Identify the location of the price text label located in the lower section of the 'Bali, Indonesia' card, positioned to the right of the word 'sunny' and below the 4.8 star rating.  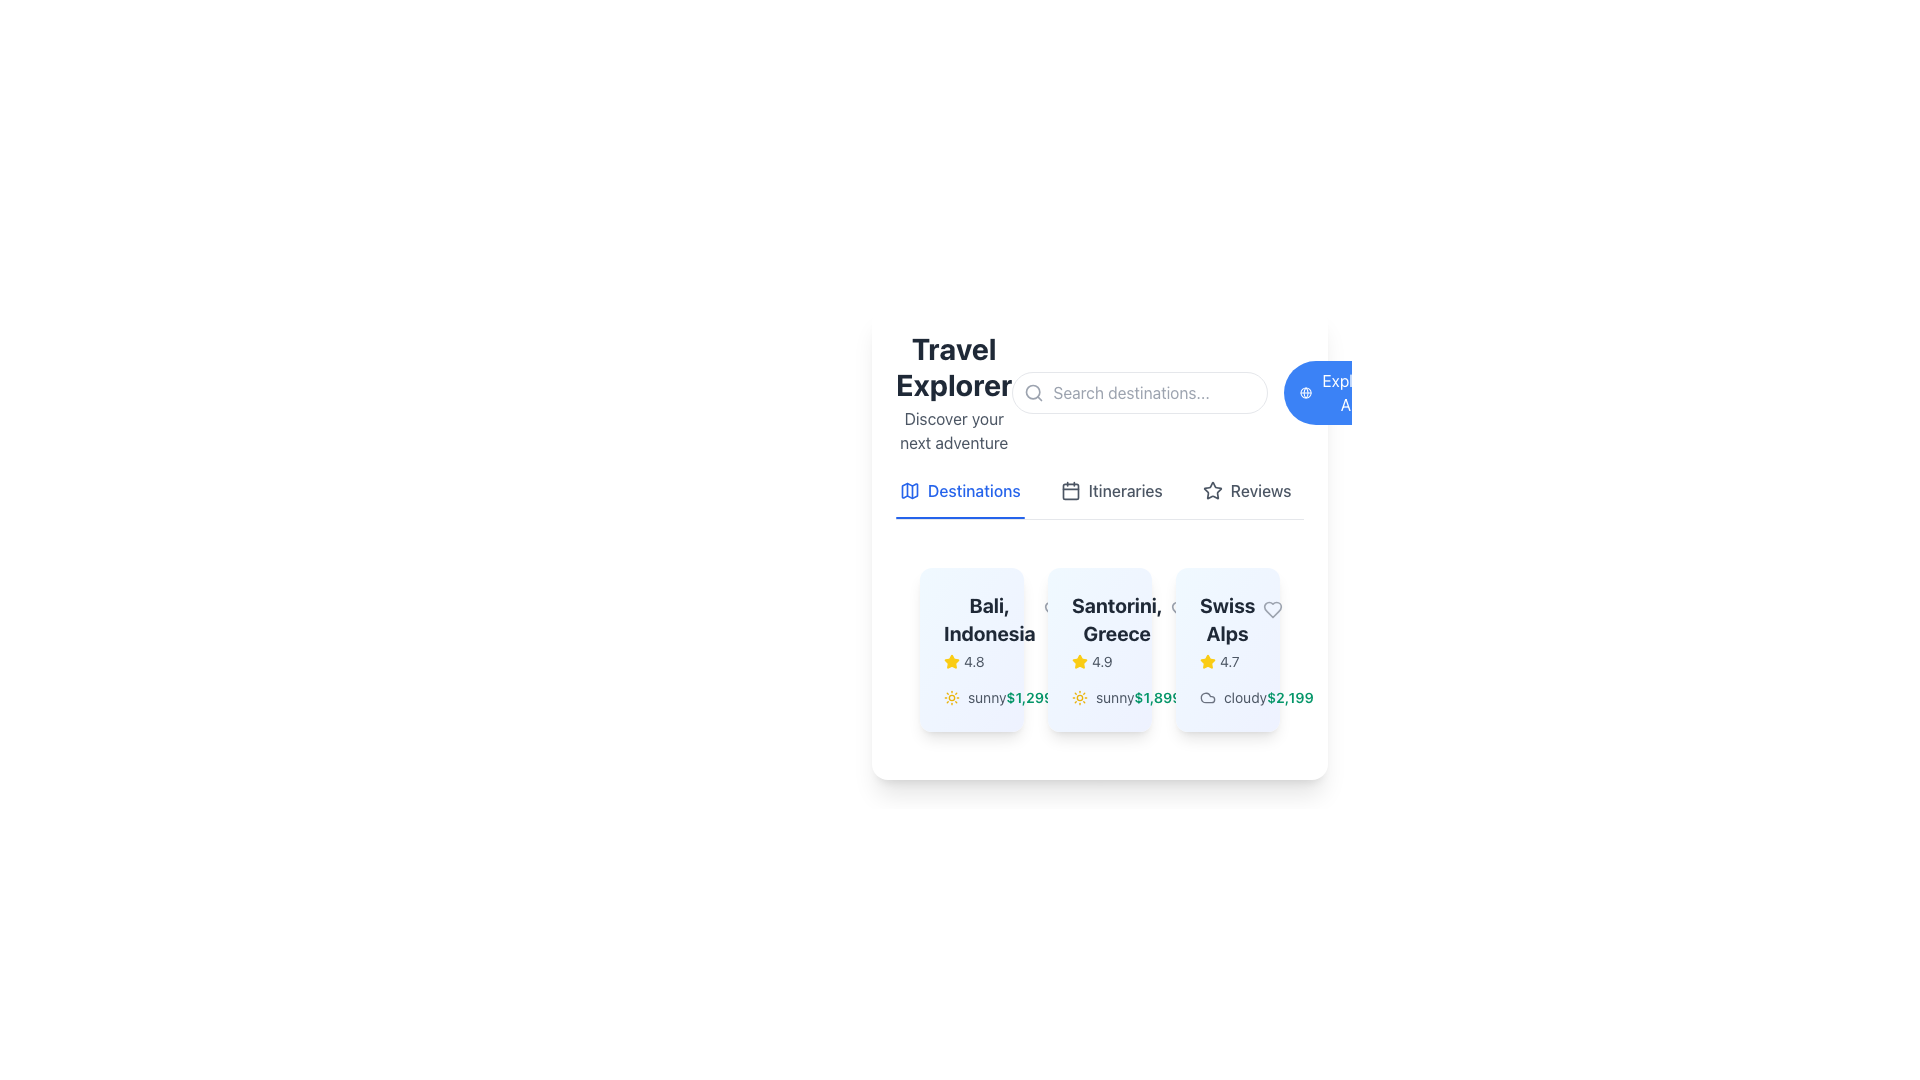
(1029, 697).